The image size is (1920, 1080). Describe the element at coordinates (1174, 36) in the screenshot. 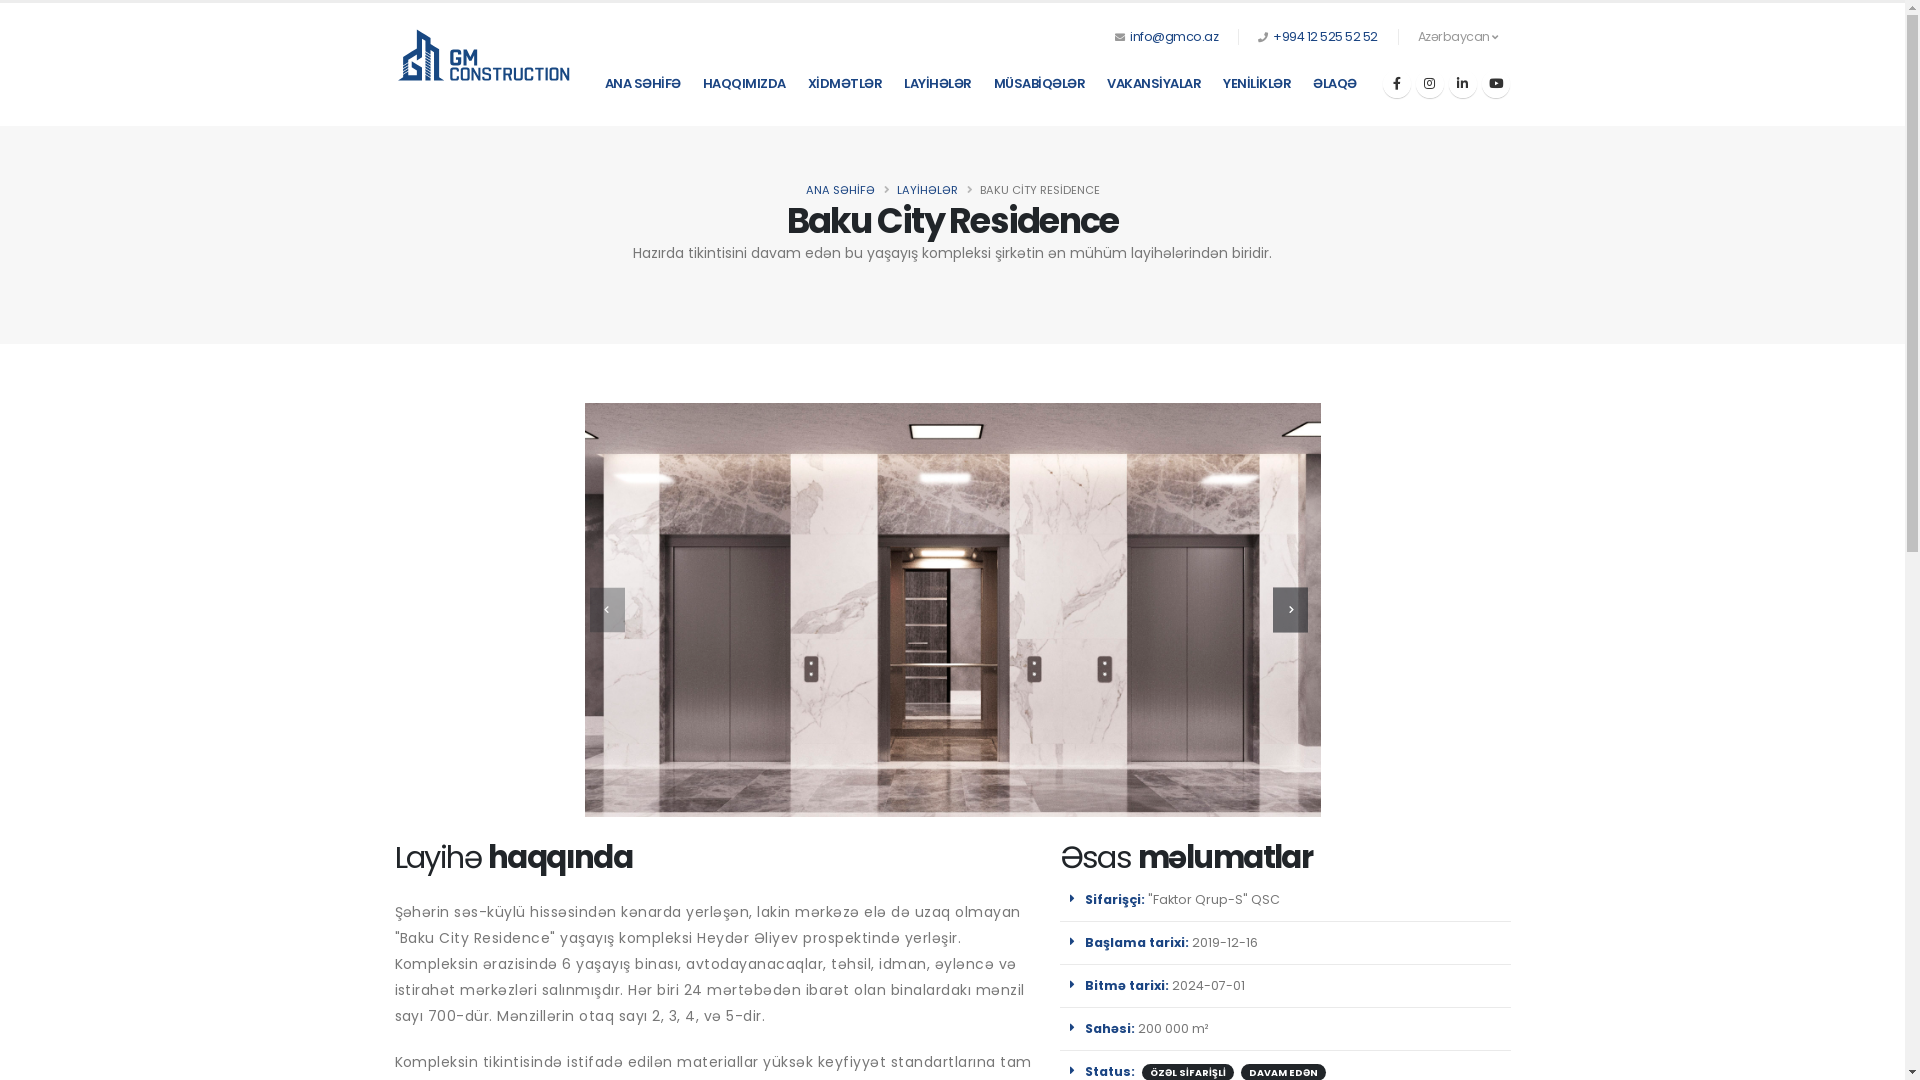

I see `'info@gmco.az'` at that location.